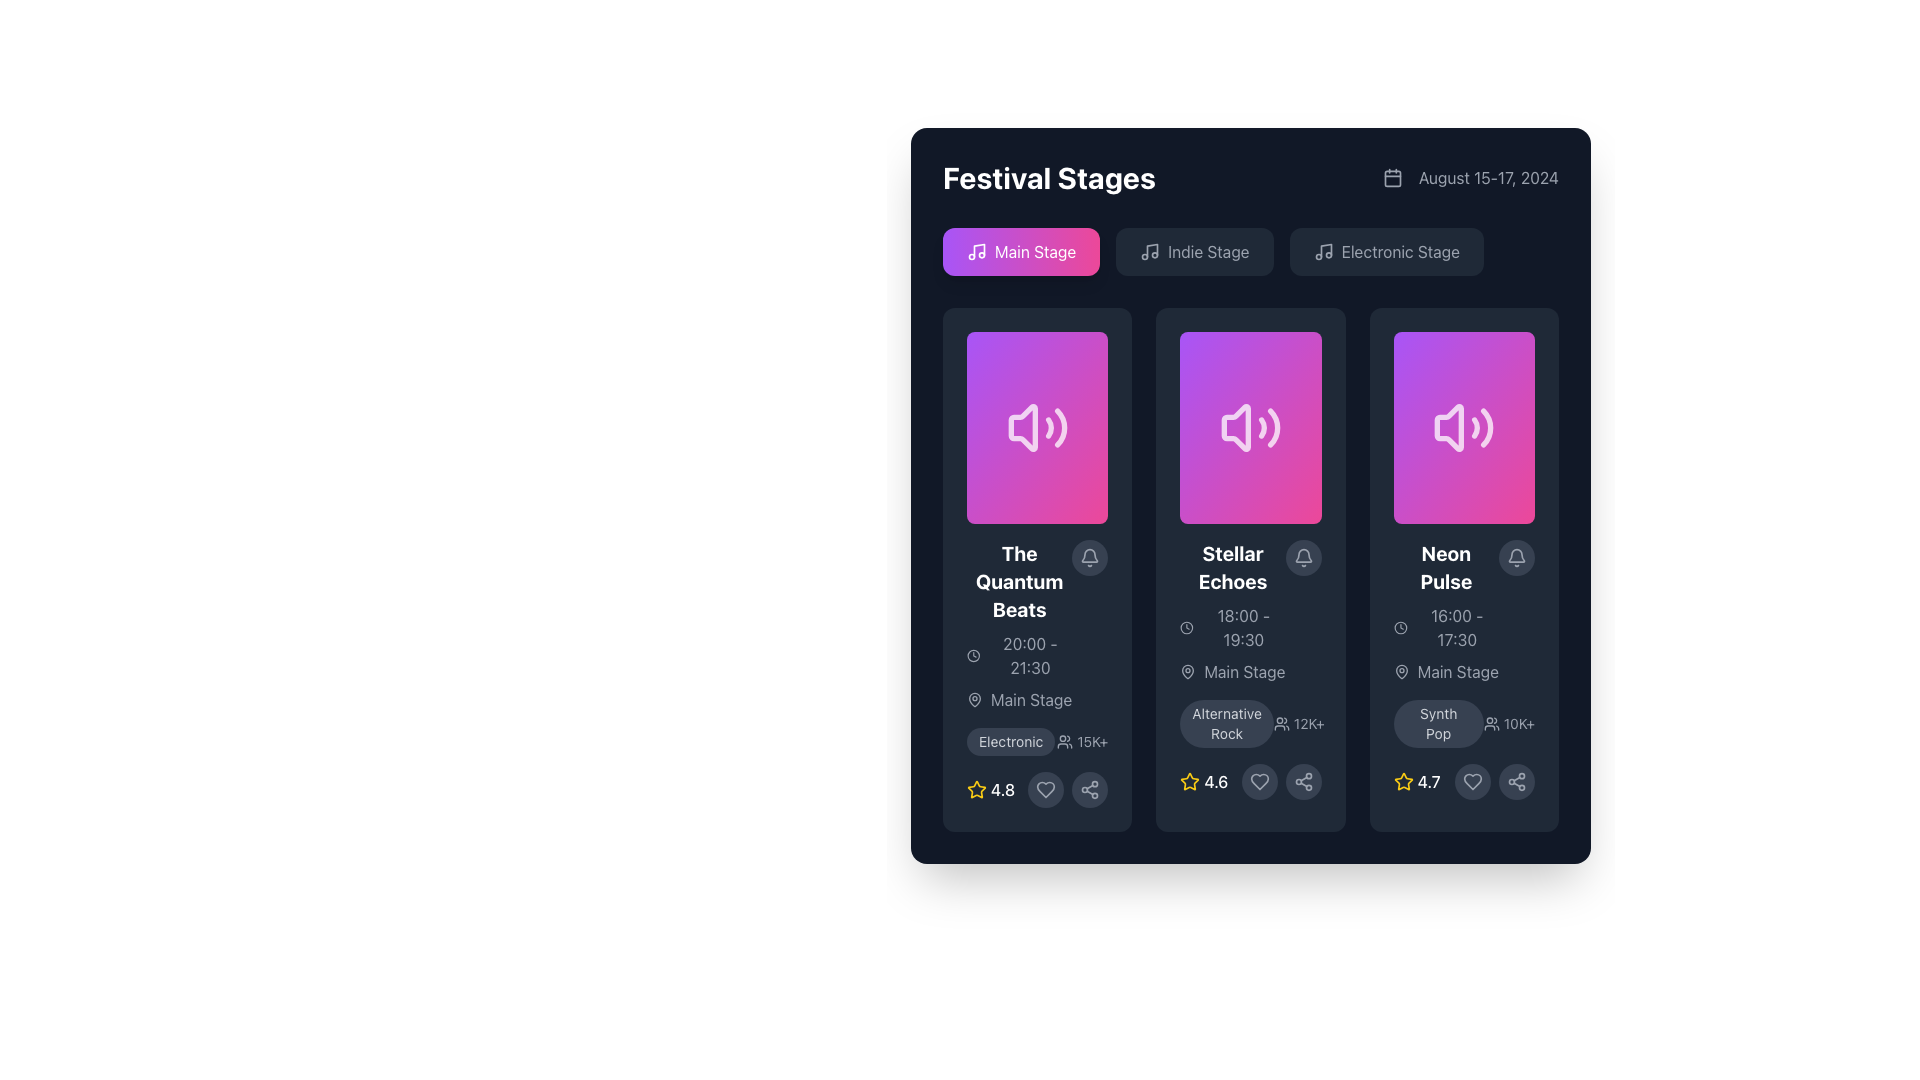 The image size is (1920, 1080). I want to click on the text block providing information about the event within the 'Stellar Echoes' card, which is centrally aligned between the title and additional metadata, so click(1250, 611).